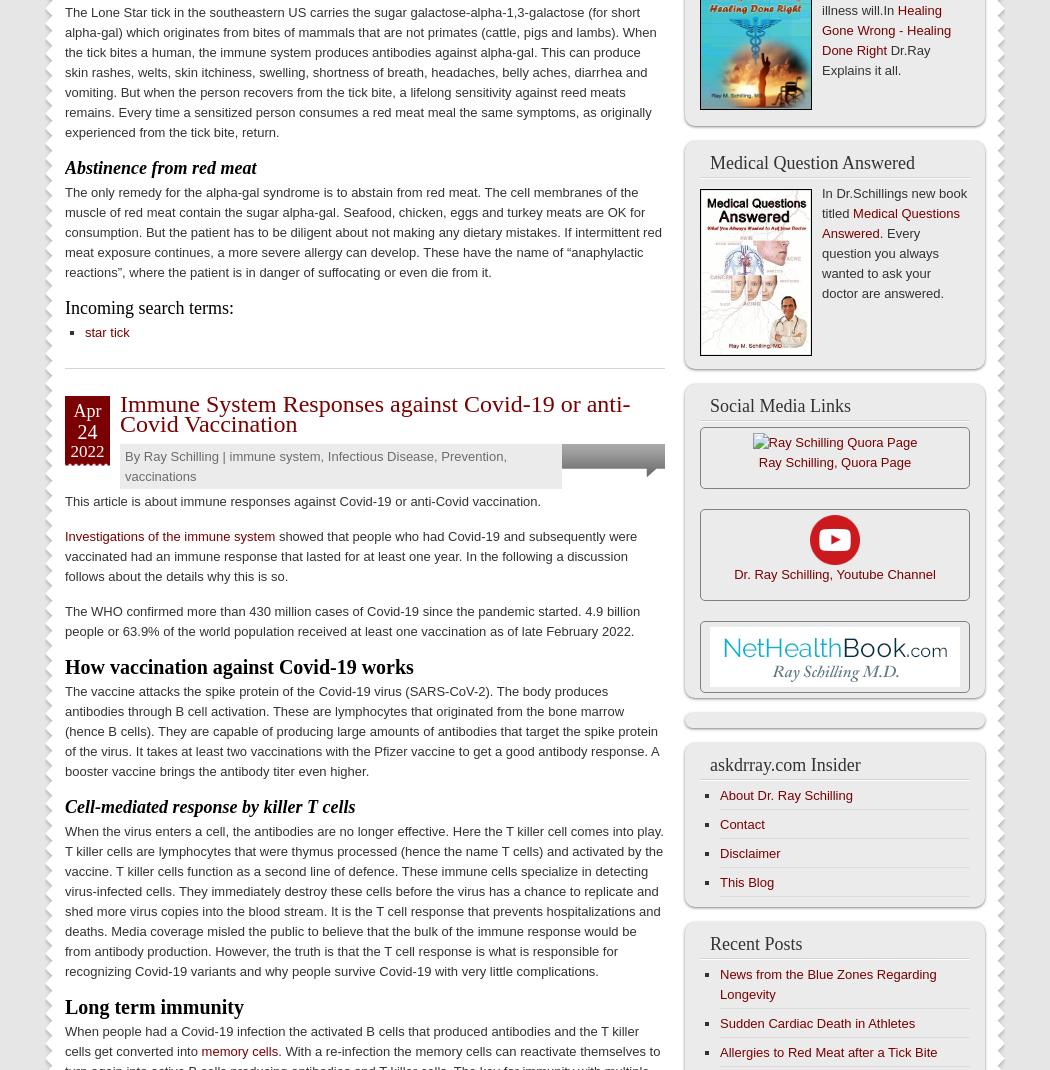  What do you see at coordinates (750, 853) in the screenshot?
I see `'Disclaimer'` at bounding box center [750, 853].